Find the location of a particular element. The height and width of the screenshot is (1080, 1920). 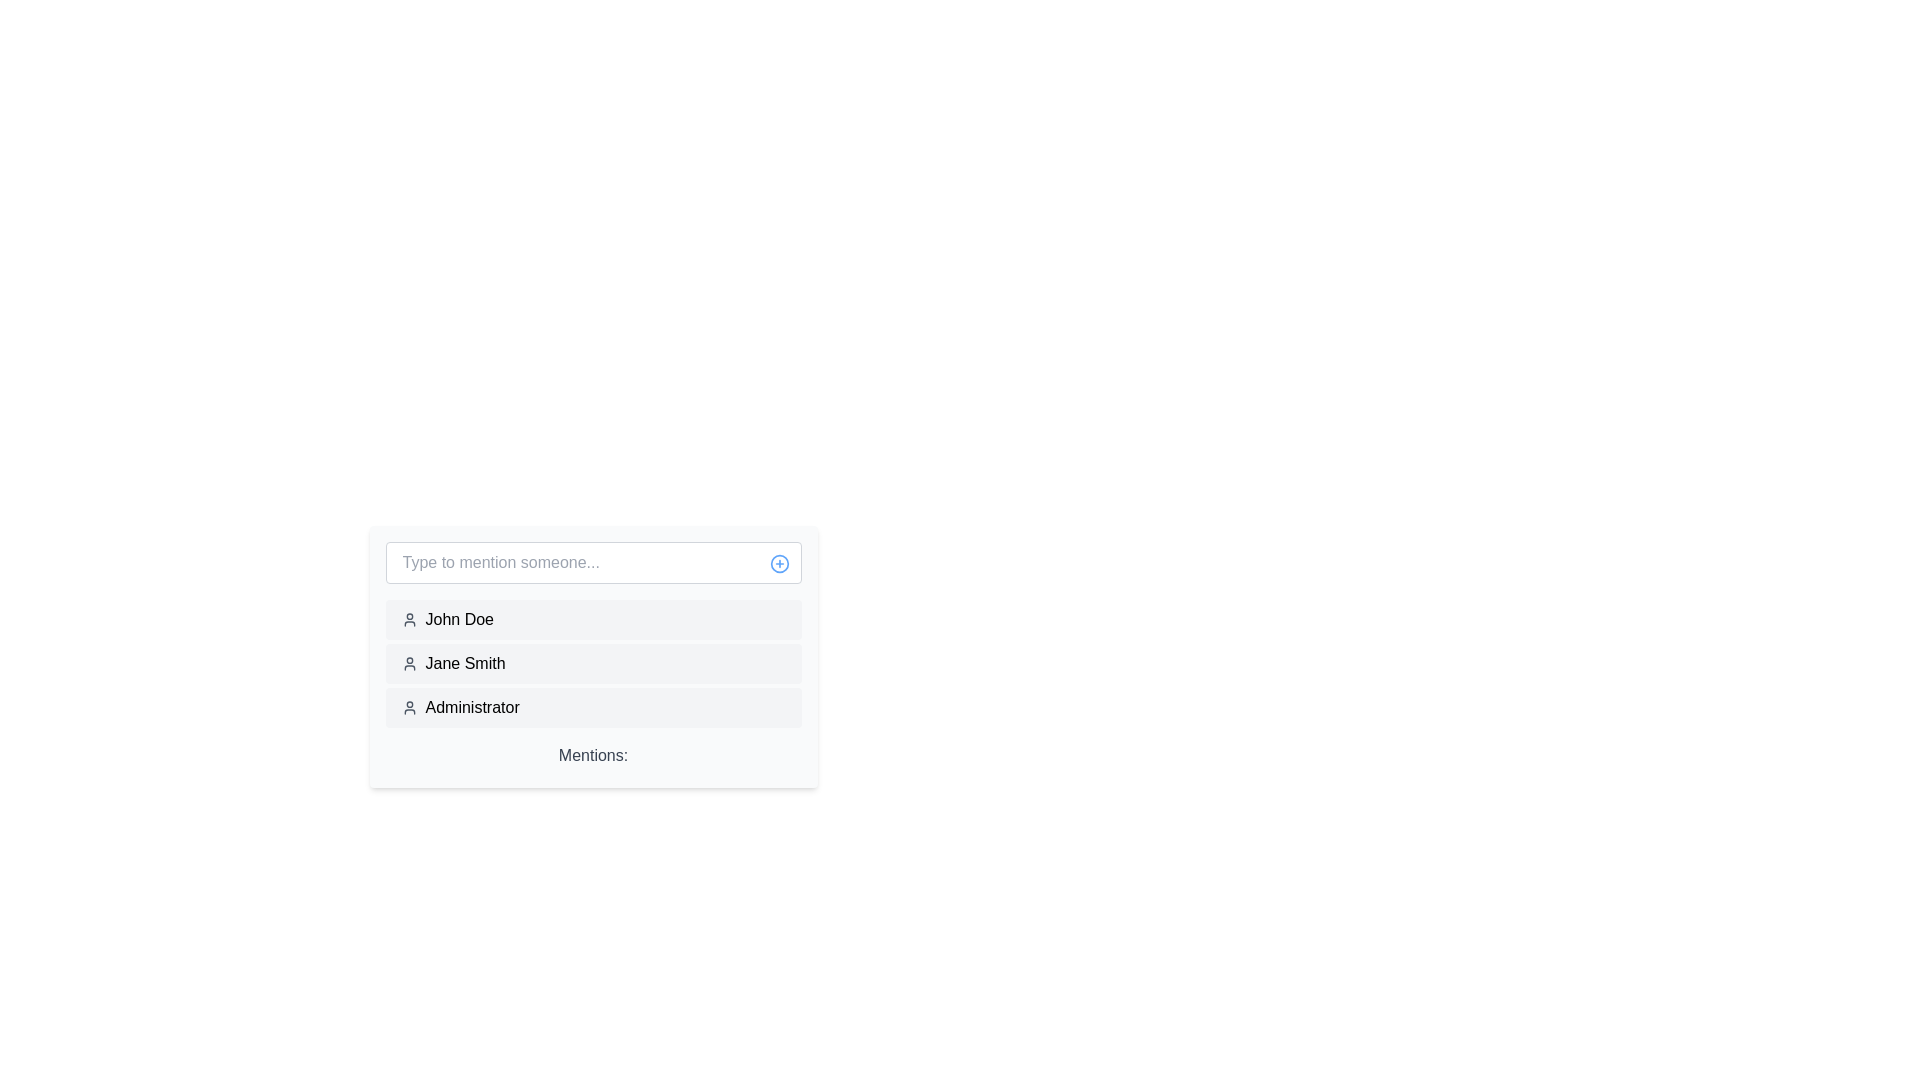

the second row of the selectable menu is located at coordinates (592, 663).